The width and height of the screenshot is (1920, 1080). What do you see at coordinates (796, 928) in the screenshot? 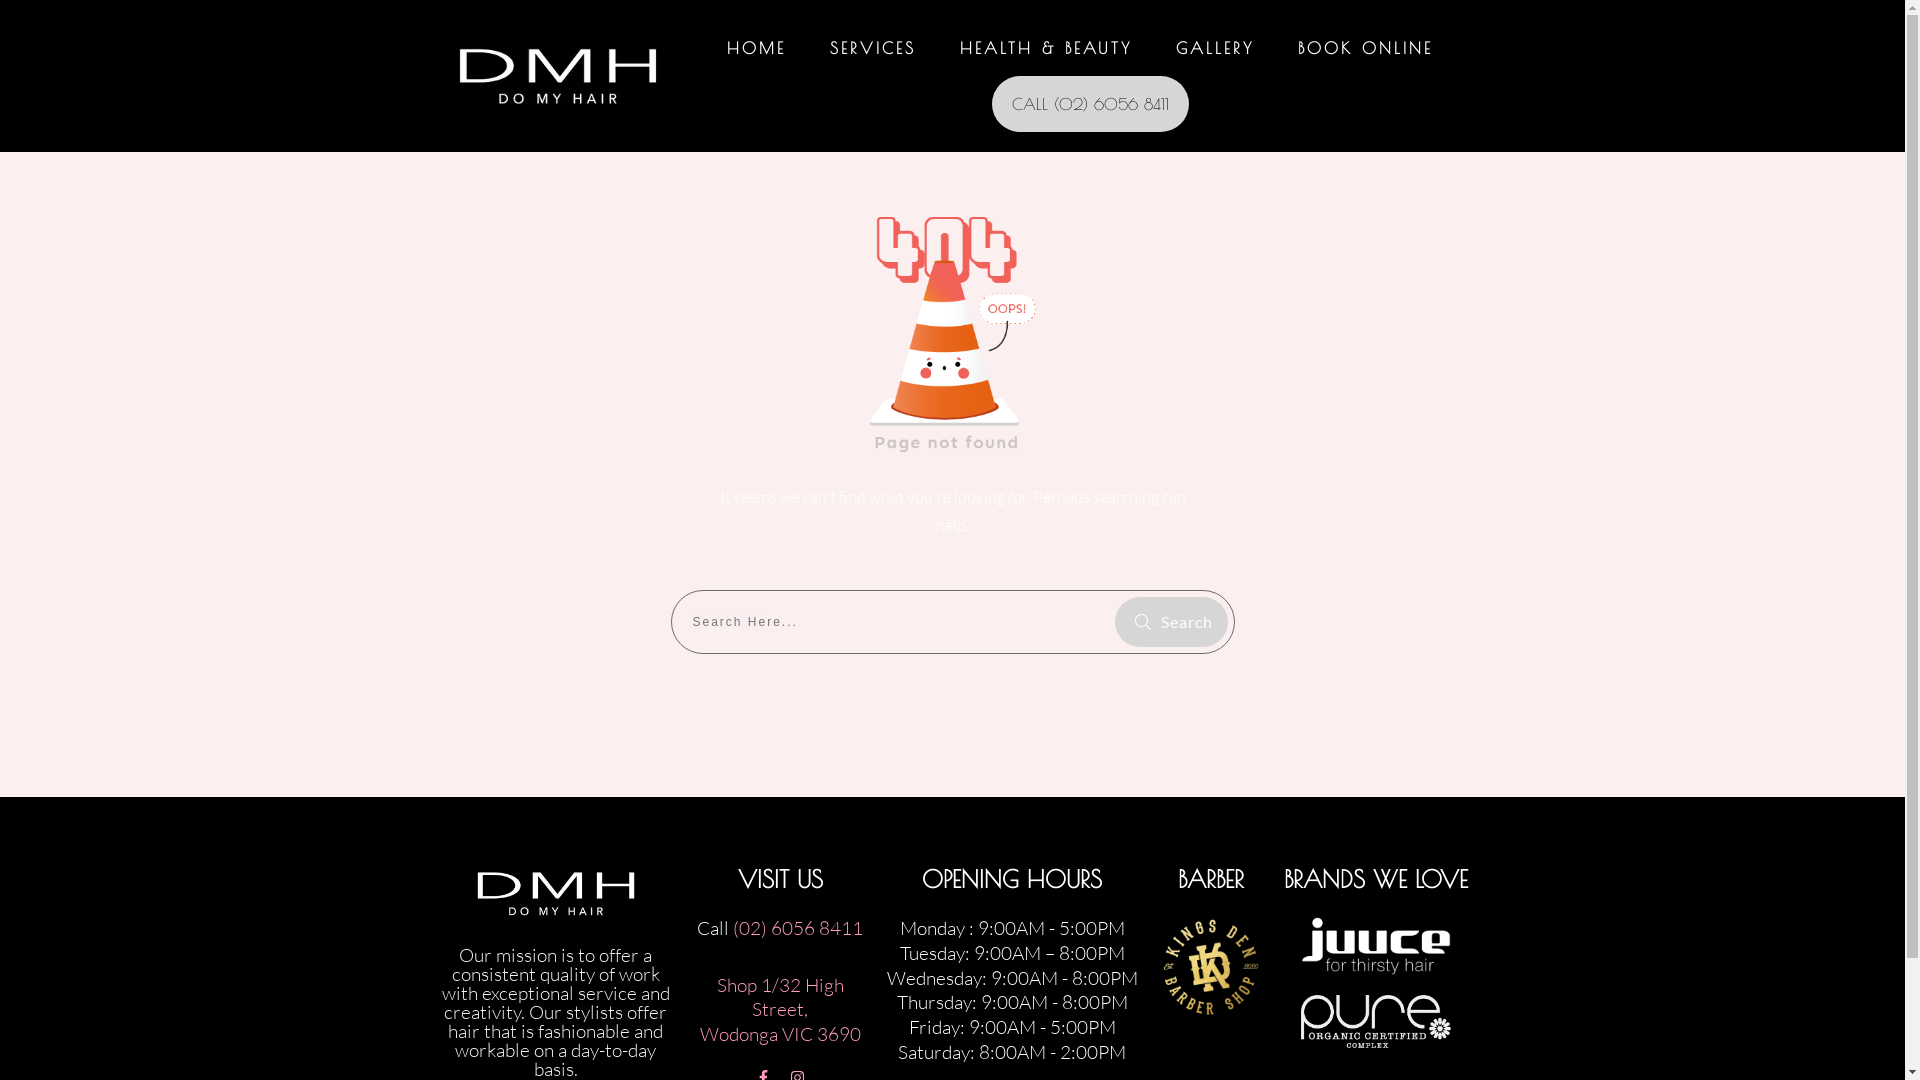
I see `'(02) 6056 8411'` at bounding box center [796, 928].